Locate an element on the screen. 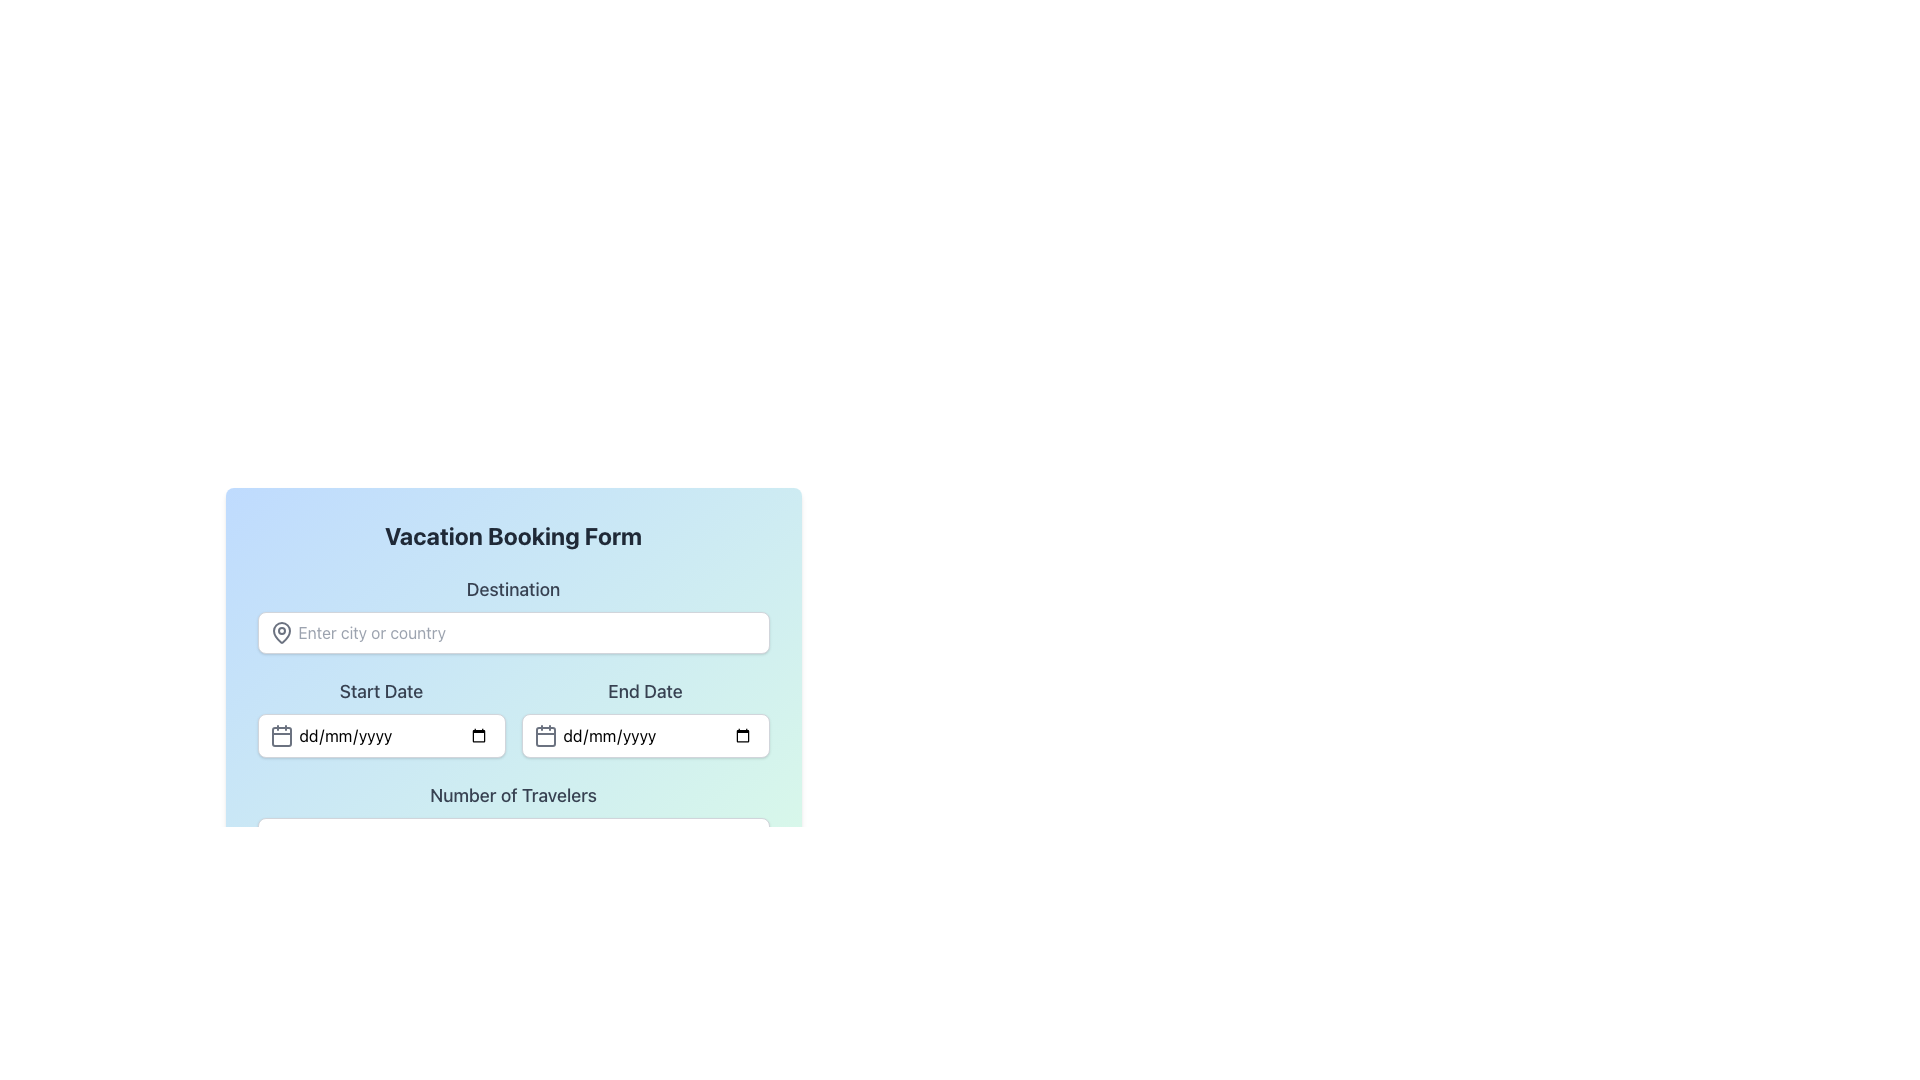  the 'Start Date' Text Label in the 'Vacation Booking Form', which is positioned to the left of the 'End Date' label is located at coordinates (381, 690).